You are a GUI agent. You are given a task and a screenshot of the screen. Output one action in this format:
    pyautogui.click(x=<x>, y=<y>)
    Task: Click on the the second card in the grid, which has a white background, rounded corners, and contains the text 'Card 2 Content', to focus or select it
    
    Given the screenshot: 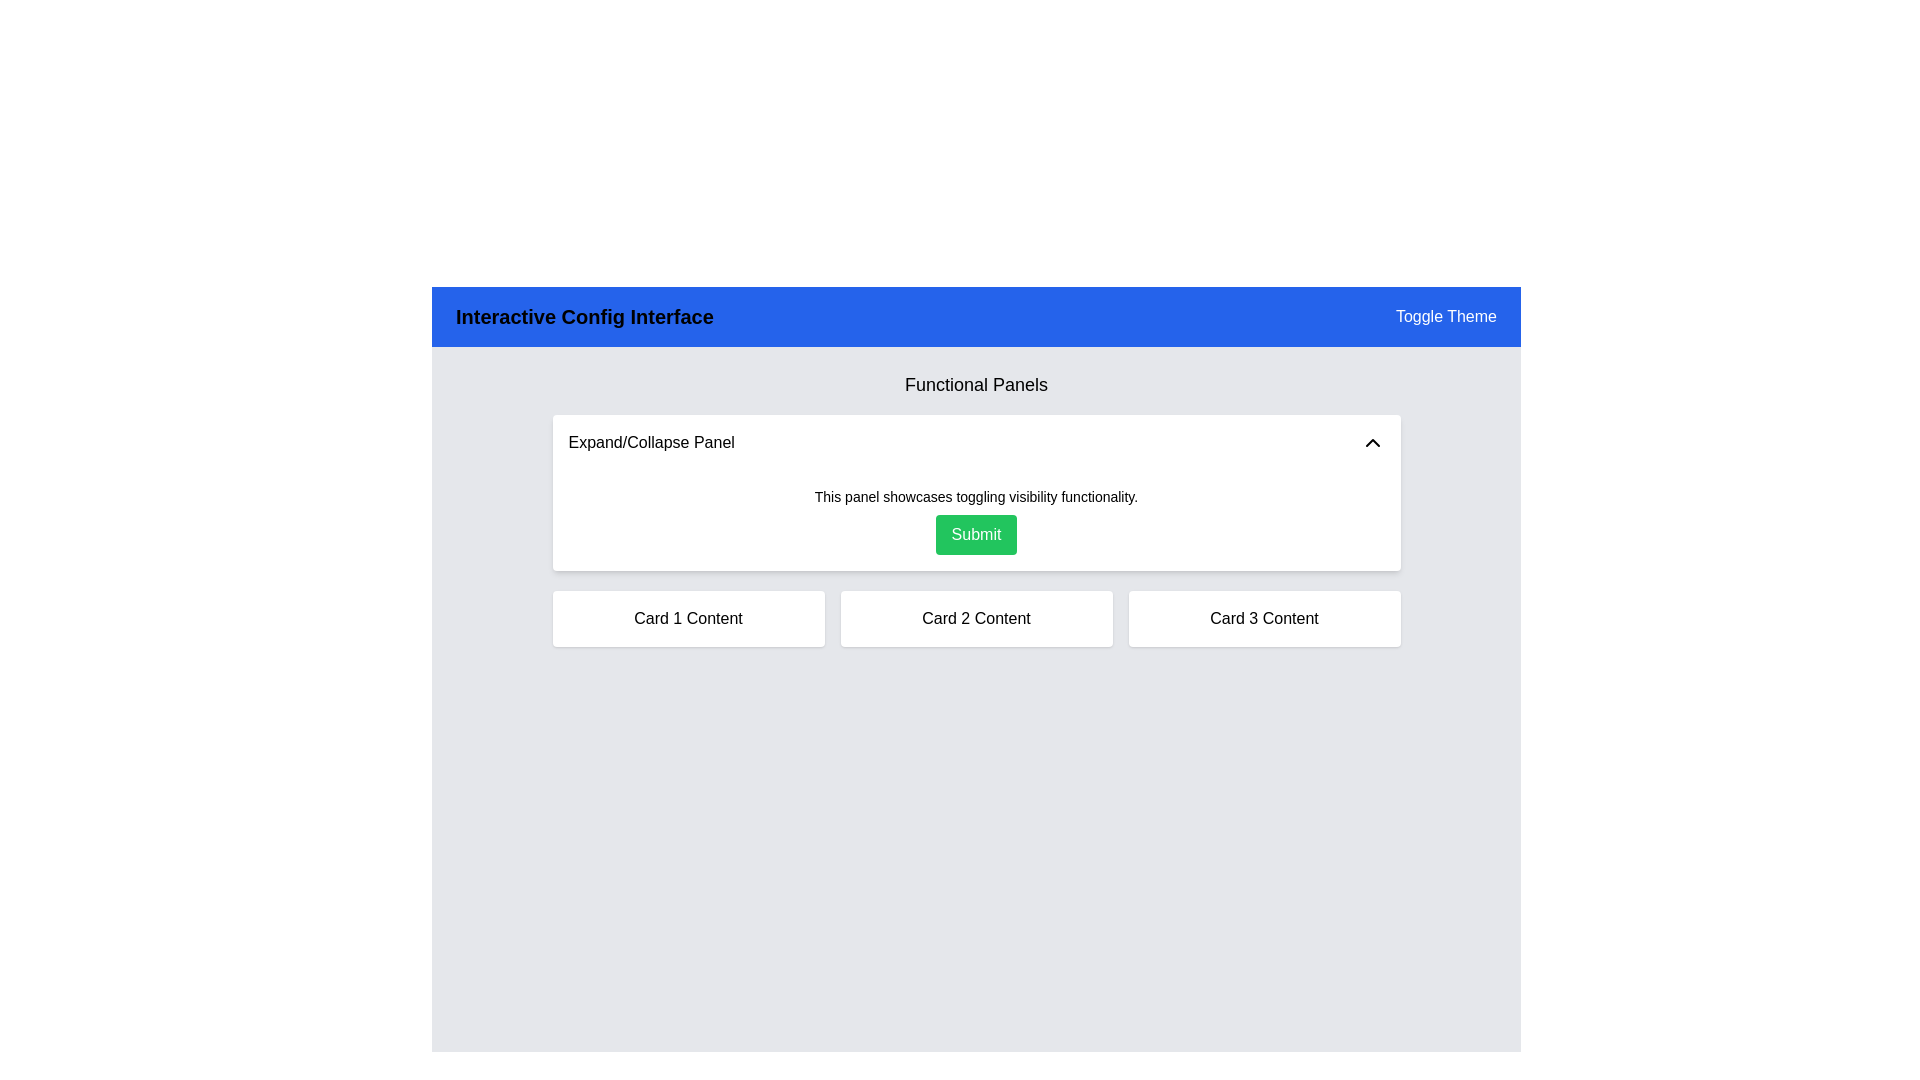 What is the action you would take?
    pyautogui.click(x=976, y=617)
    